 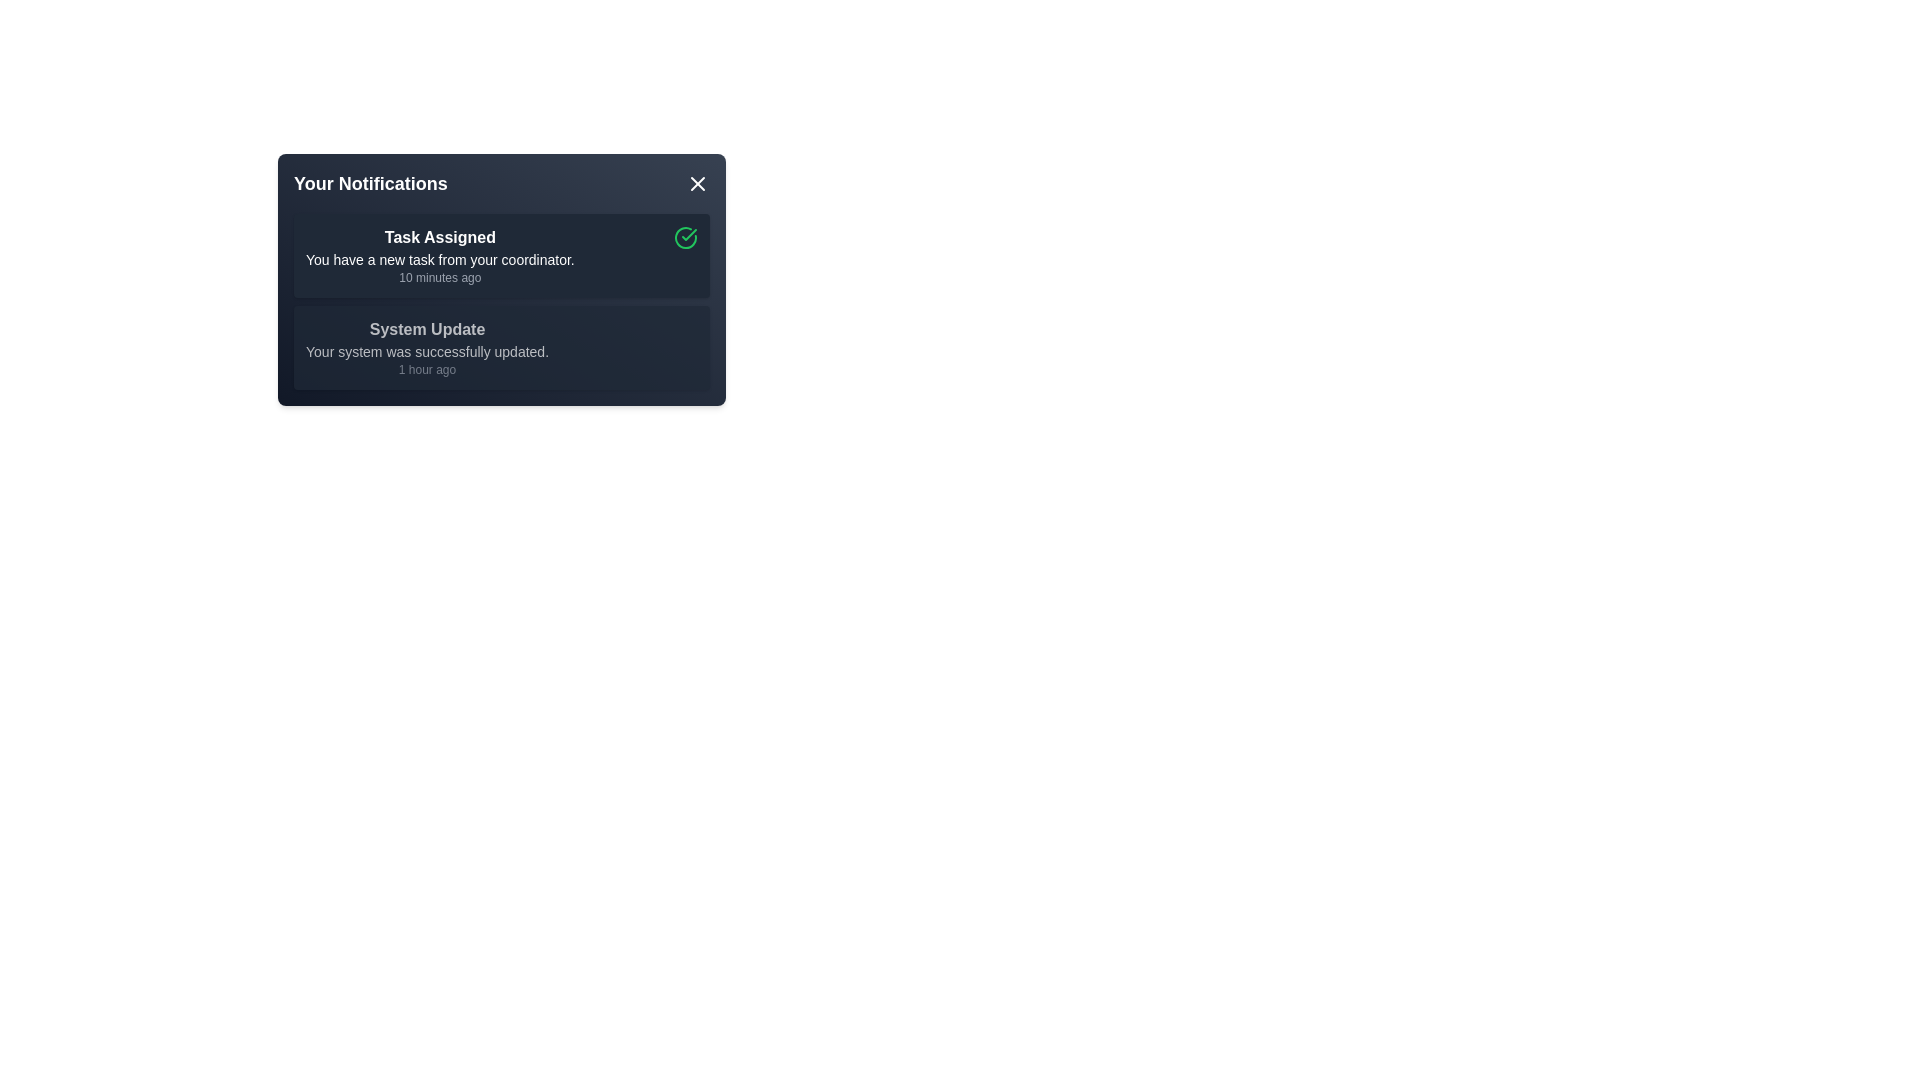 What do you see at coordinates (502, 254) in the screenshot?
I see `the upper notification entry within the notification panel` at bounding box center [502, 254].